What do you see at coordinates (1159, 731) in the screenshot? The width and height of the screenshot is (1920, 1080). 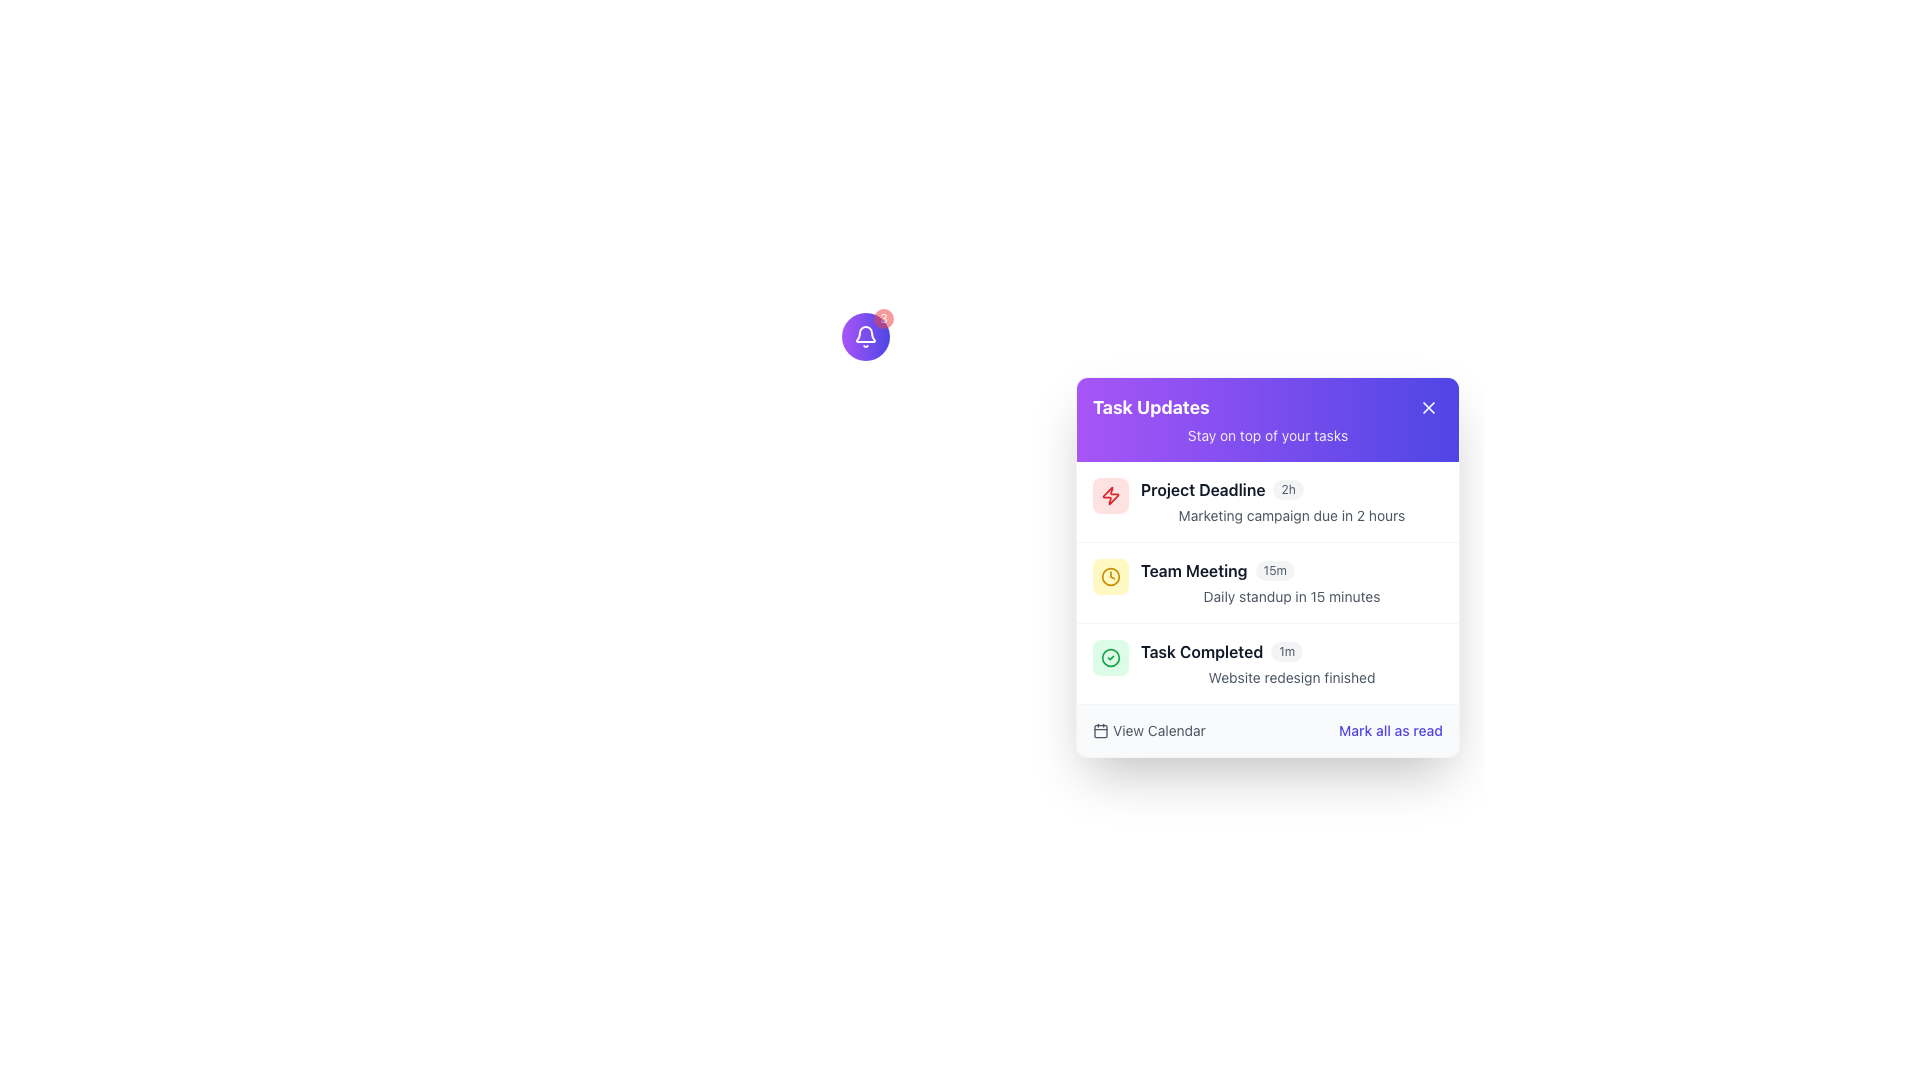 I see `the text link located in the bottom-left corner of the task notification panel` at bounding box center [1159, 731].